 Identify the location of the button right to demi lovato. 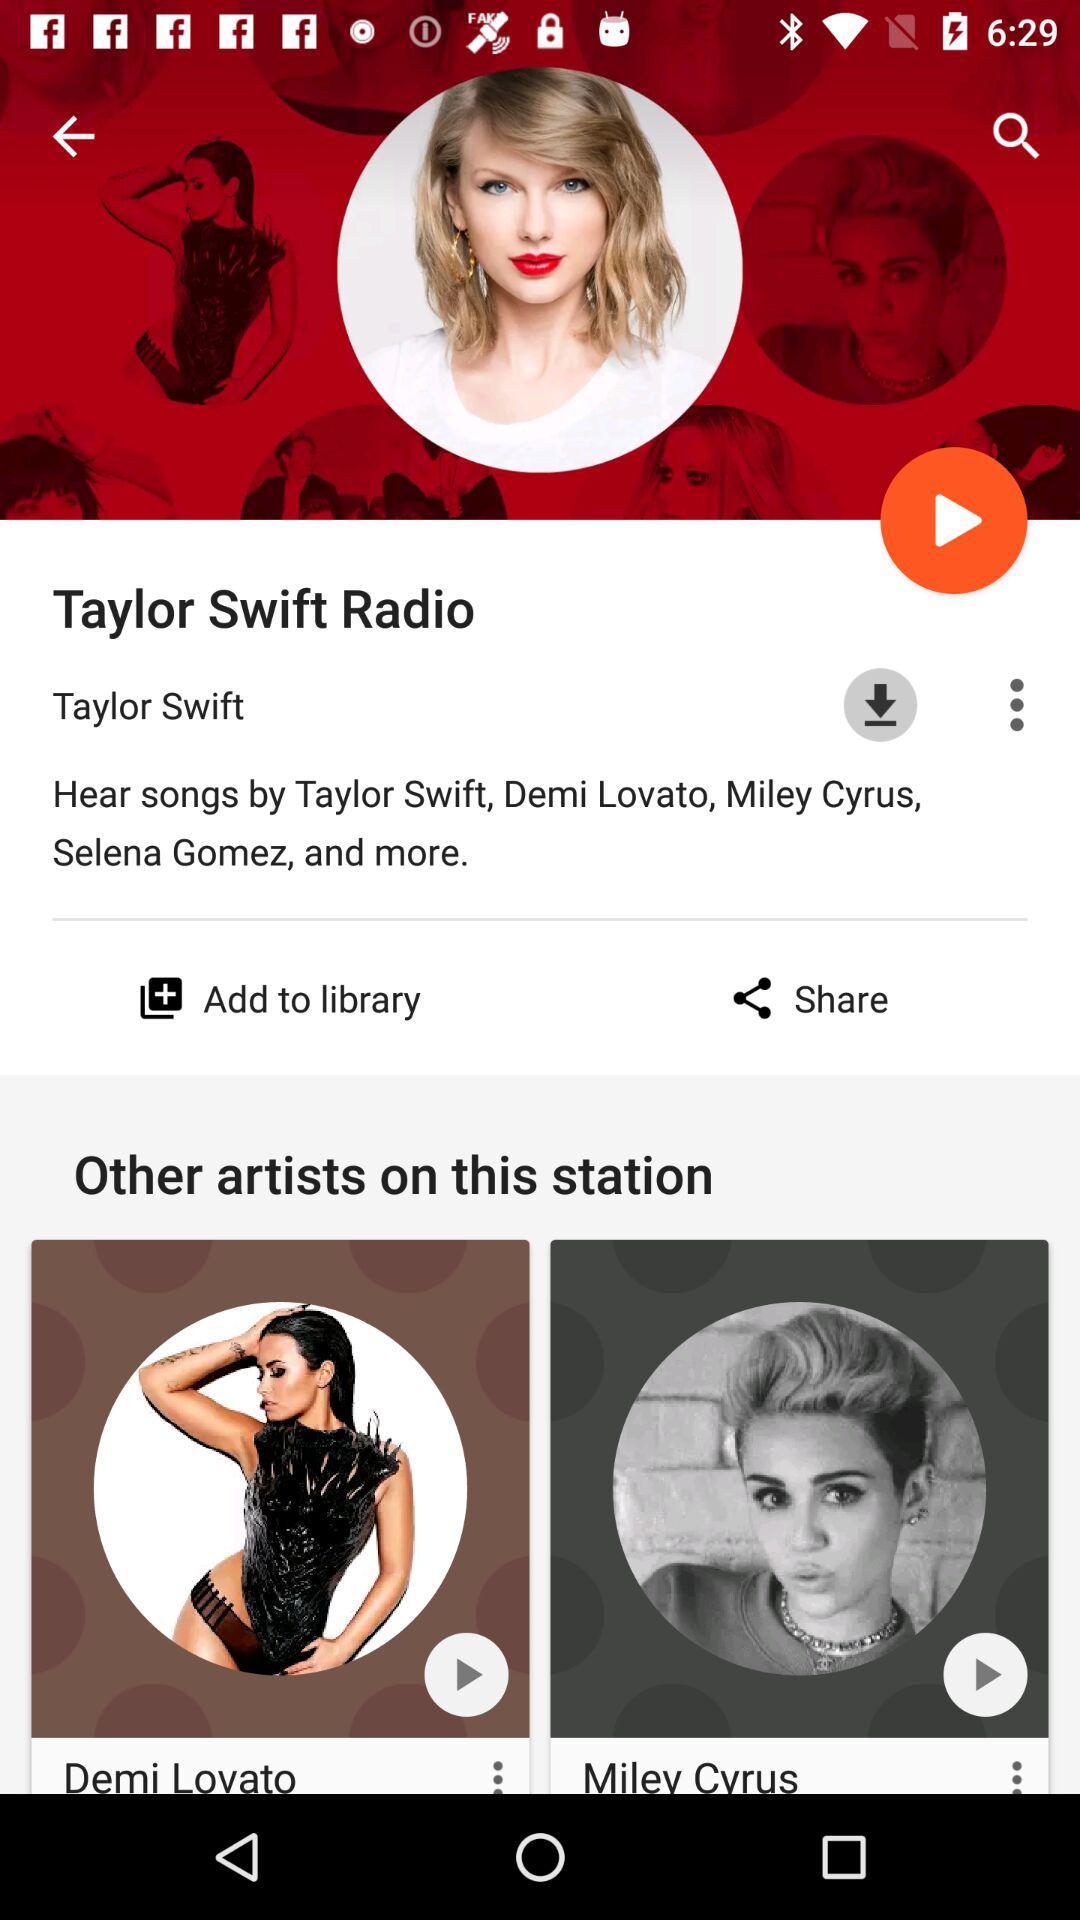
(477, 1766).